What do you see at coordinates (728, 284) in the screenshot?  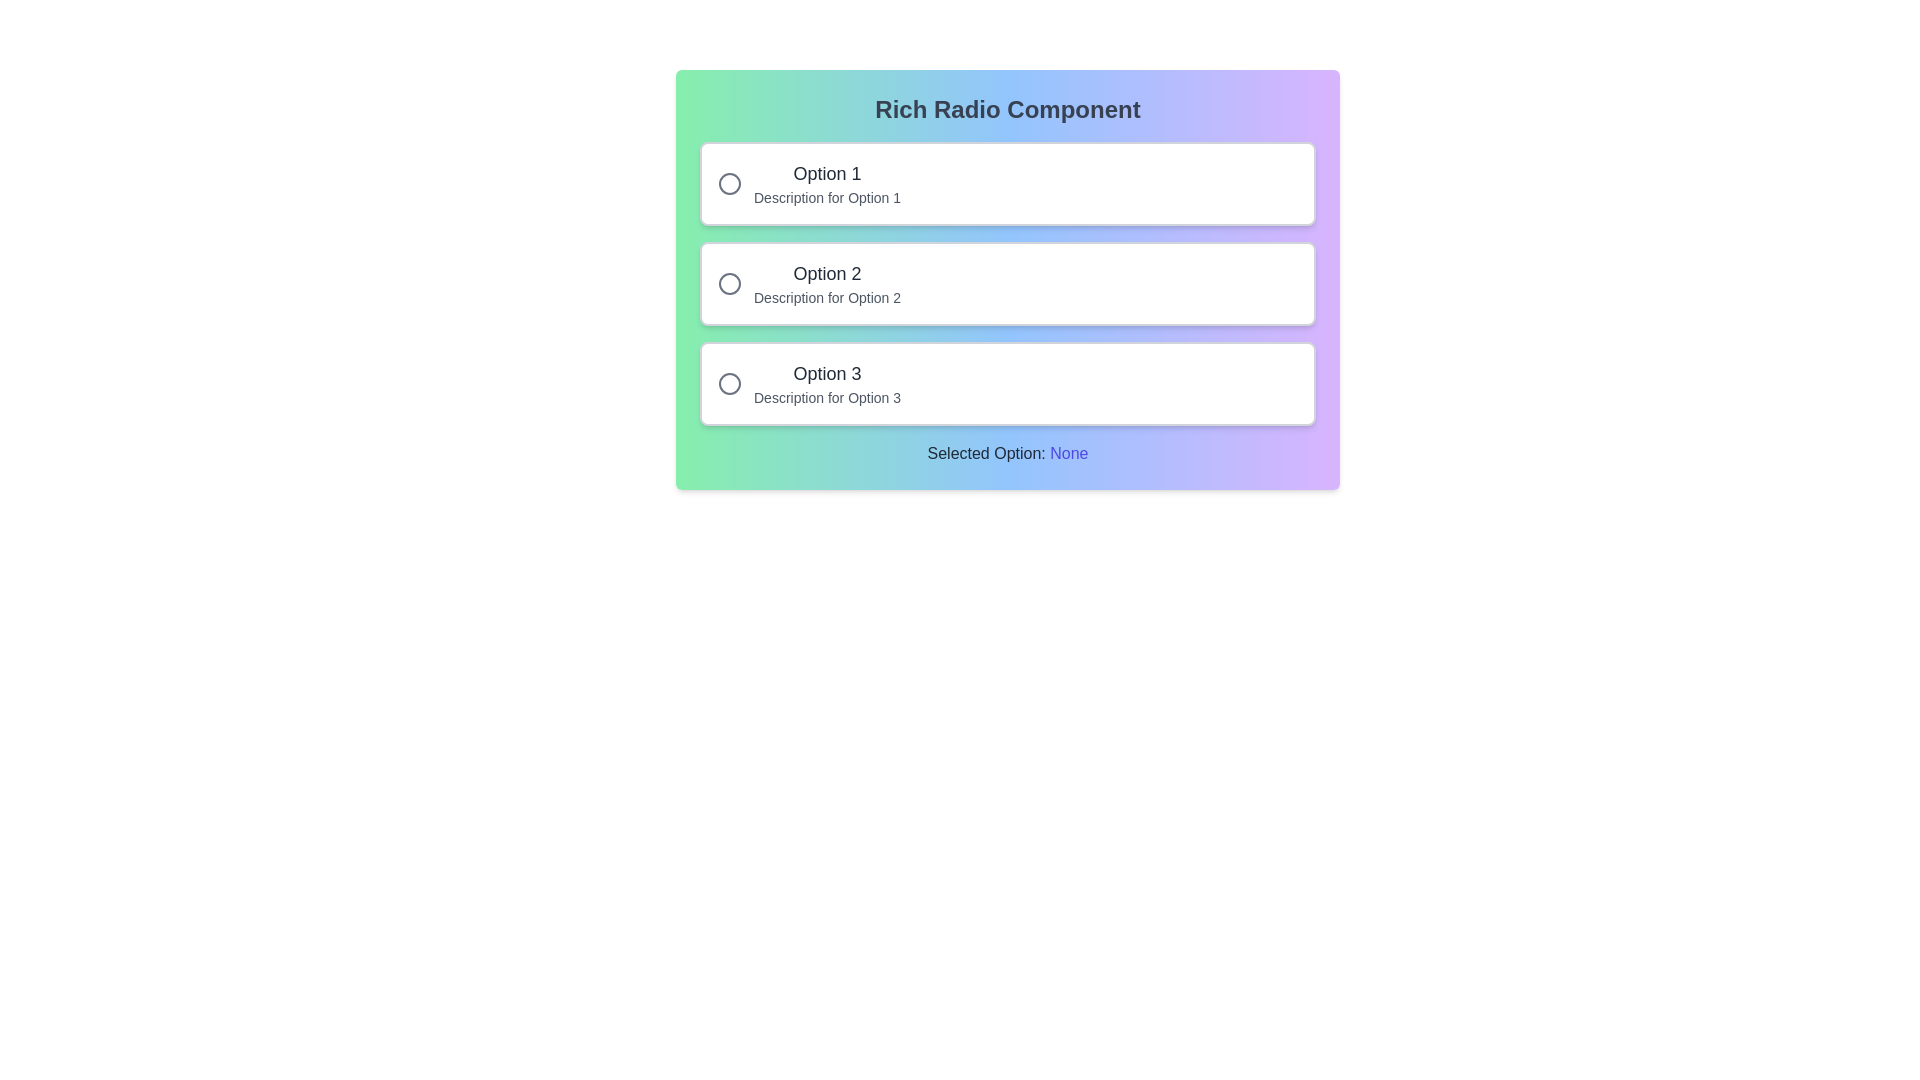 I see `the active selection mark represented by the SVG circle at the center of the second radio button in a vertical list of three options` at bounding box center [728, 284].